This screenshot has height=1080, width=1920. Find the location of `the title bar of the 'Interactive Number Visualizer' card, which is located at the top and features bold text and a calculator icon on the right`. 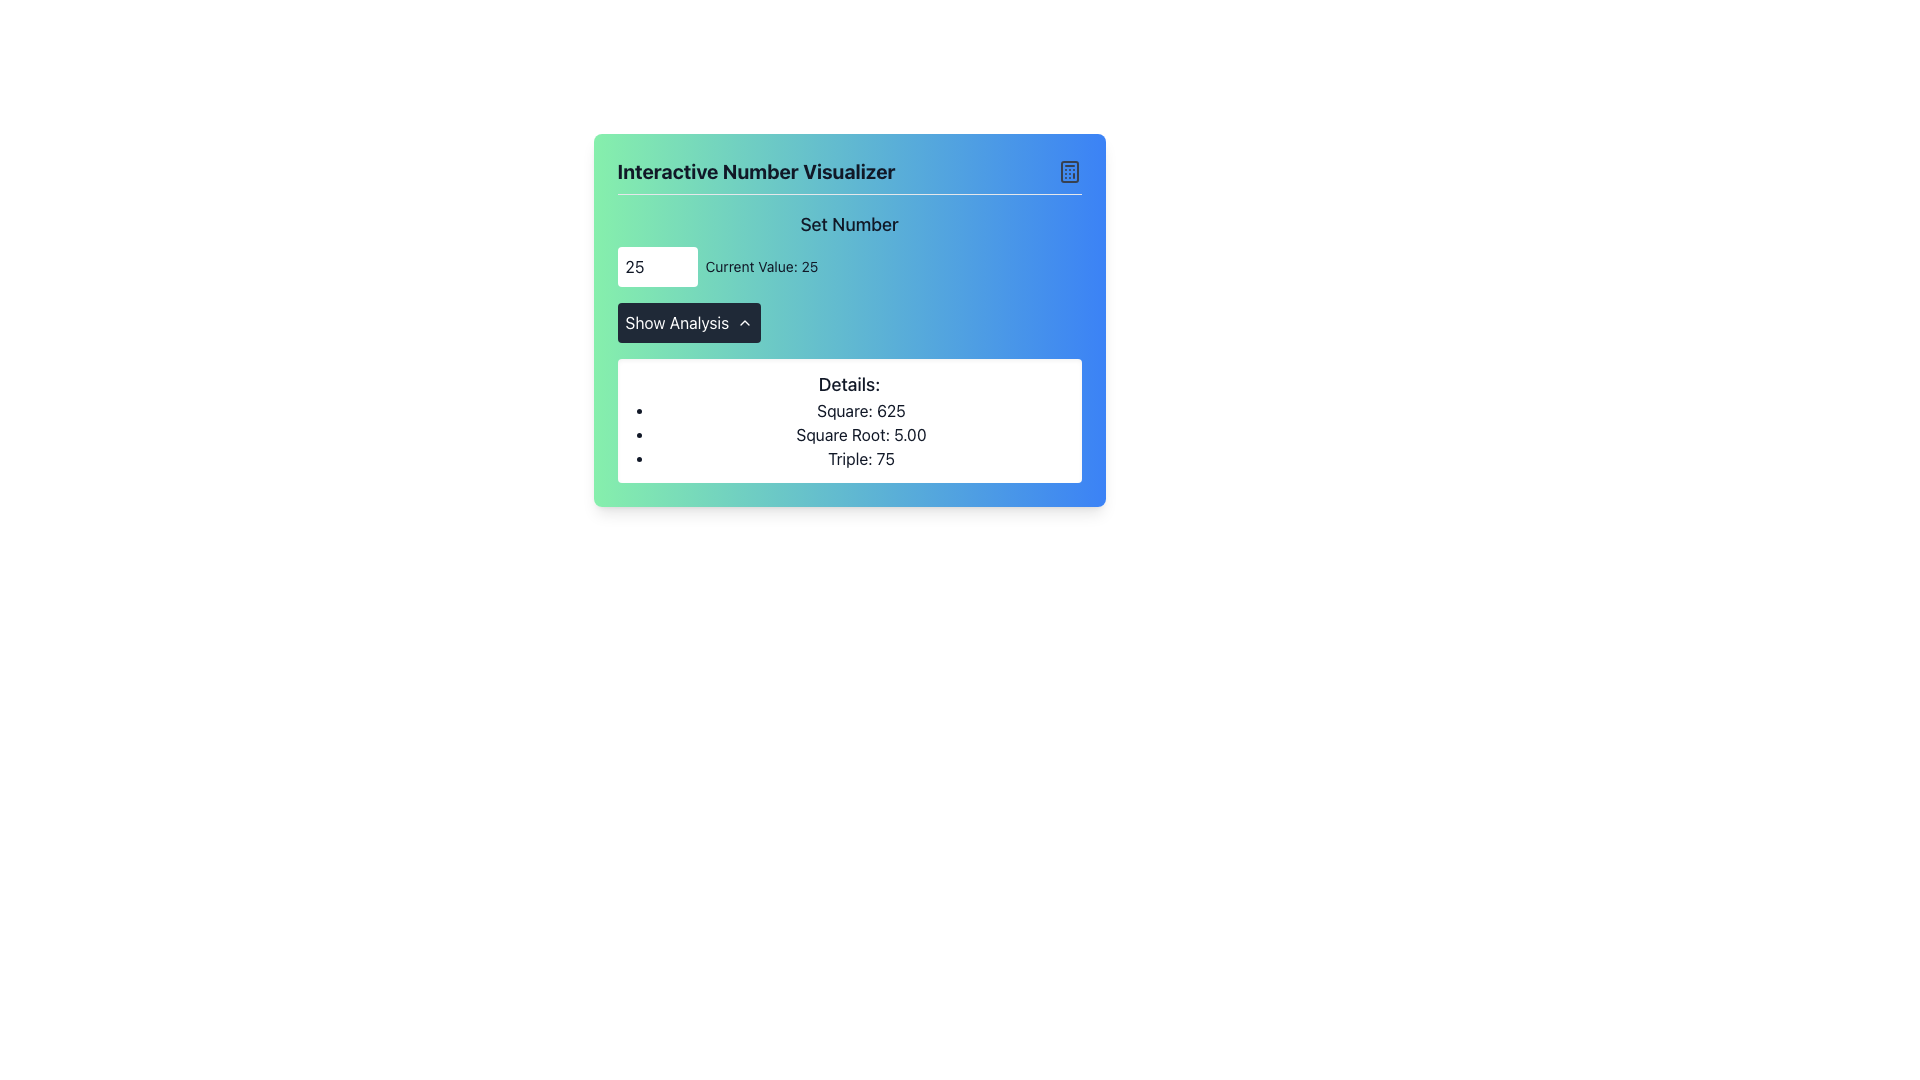

the title bar of the 'Interactive Number Visualizer' card, which is located at the top and features bold text and a calculator icon on the right is located at coordinates (849, 175).